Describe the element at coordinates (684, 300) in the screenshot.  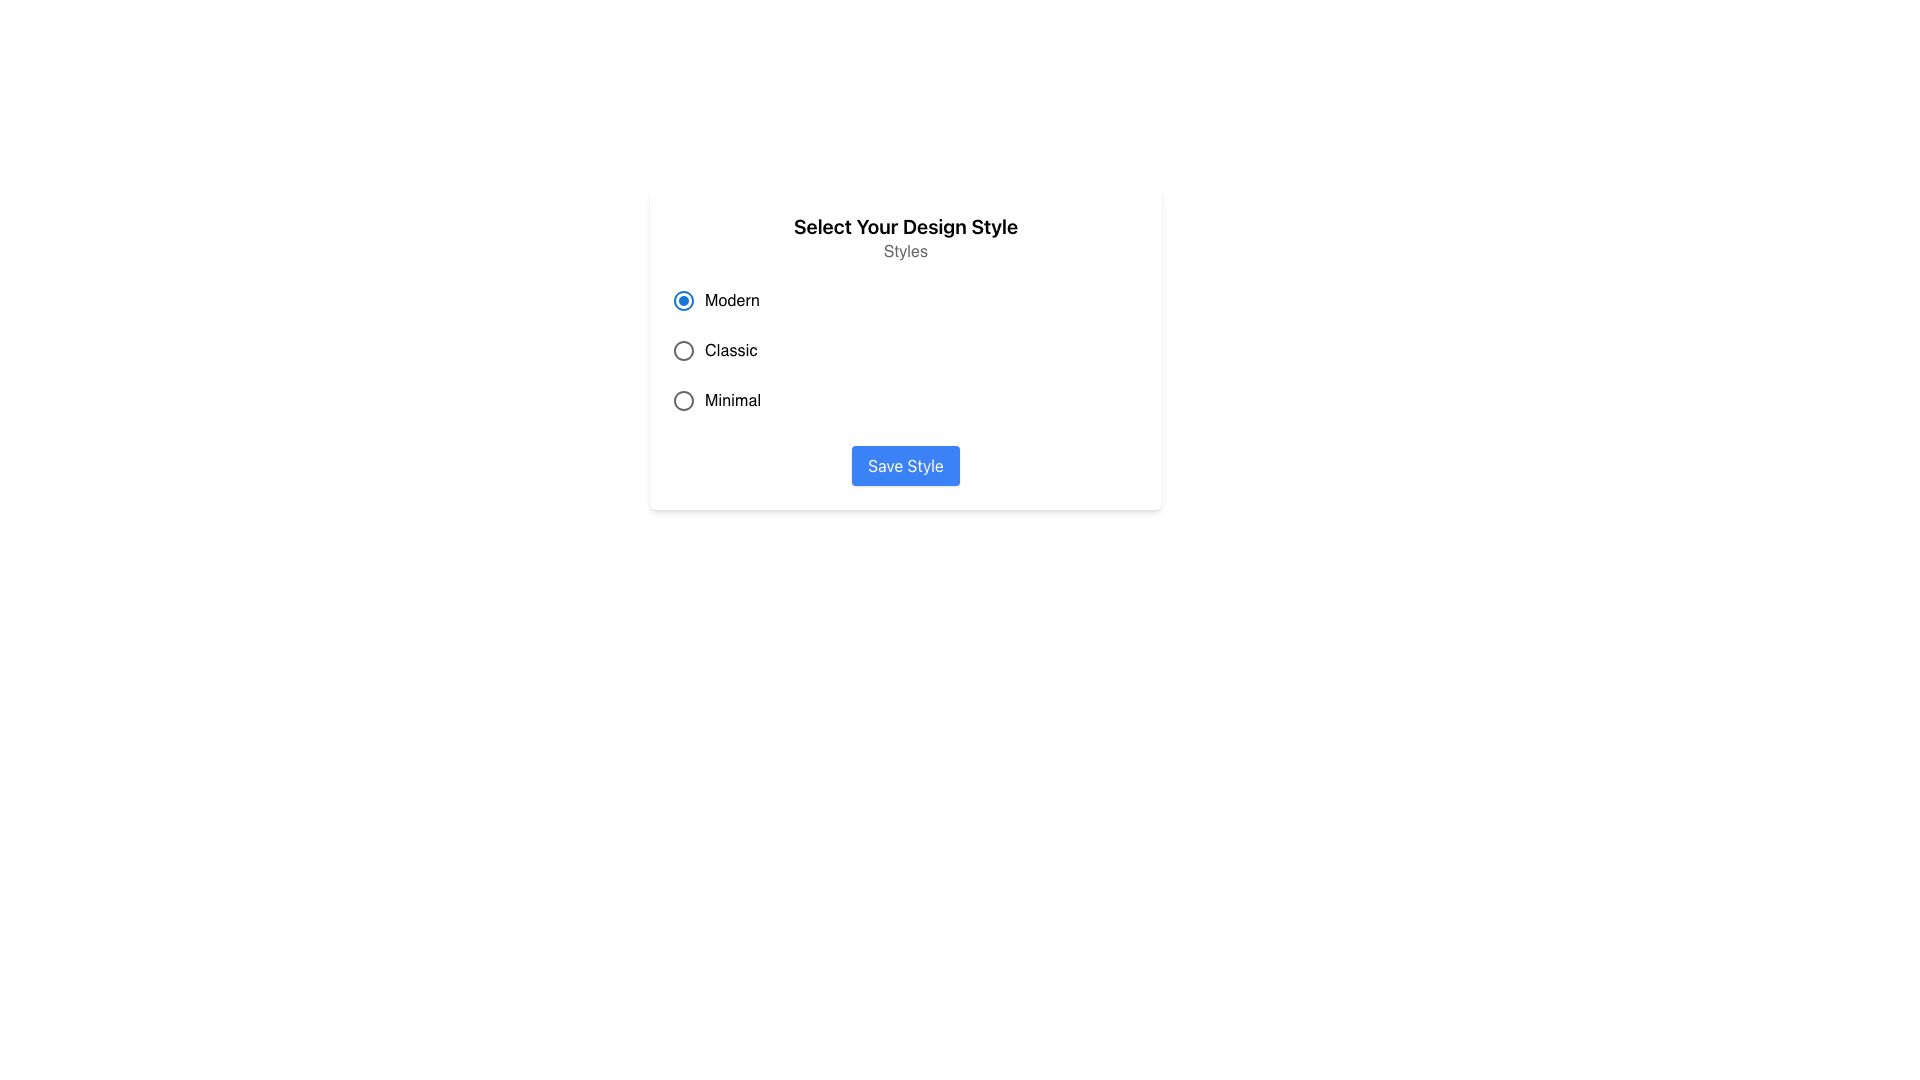
I see `the innermost circular layer of the first radio button in the group under the heading 'Select Your Design Style', which indicates it is chosen` at that location.